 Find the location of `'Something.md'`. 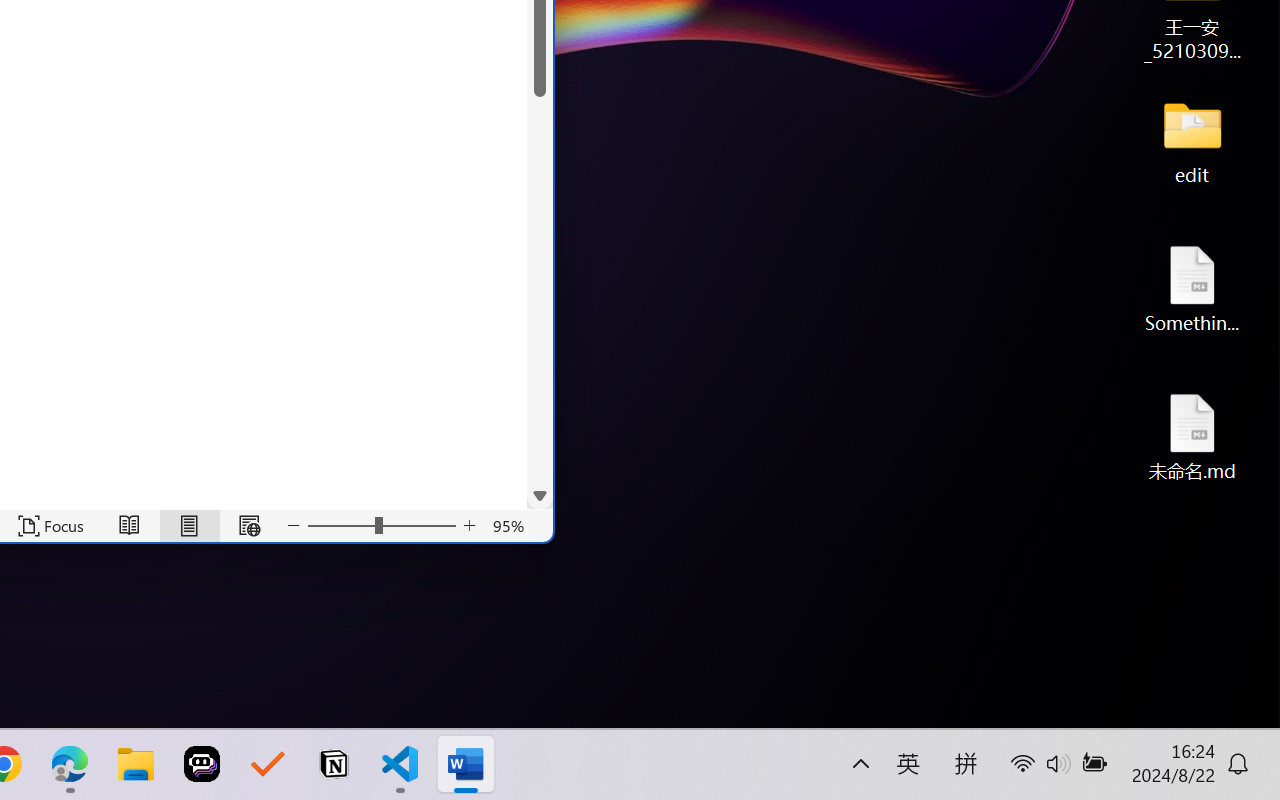

'Something.md' is located at coordinates (1192, 288).